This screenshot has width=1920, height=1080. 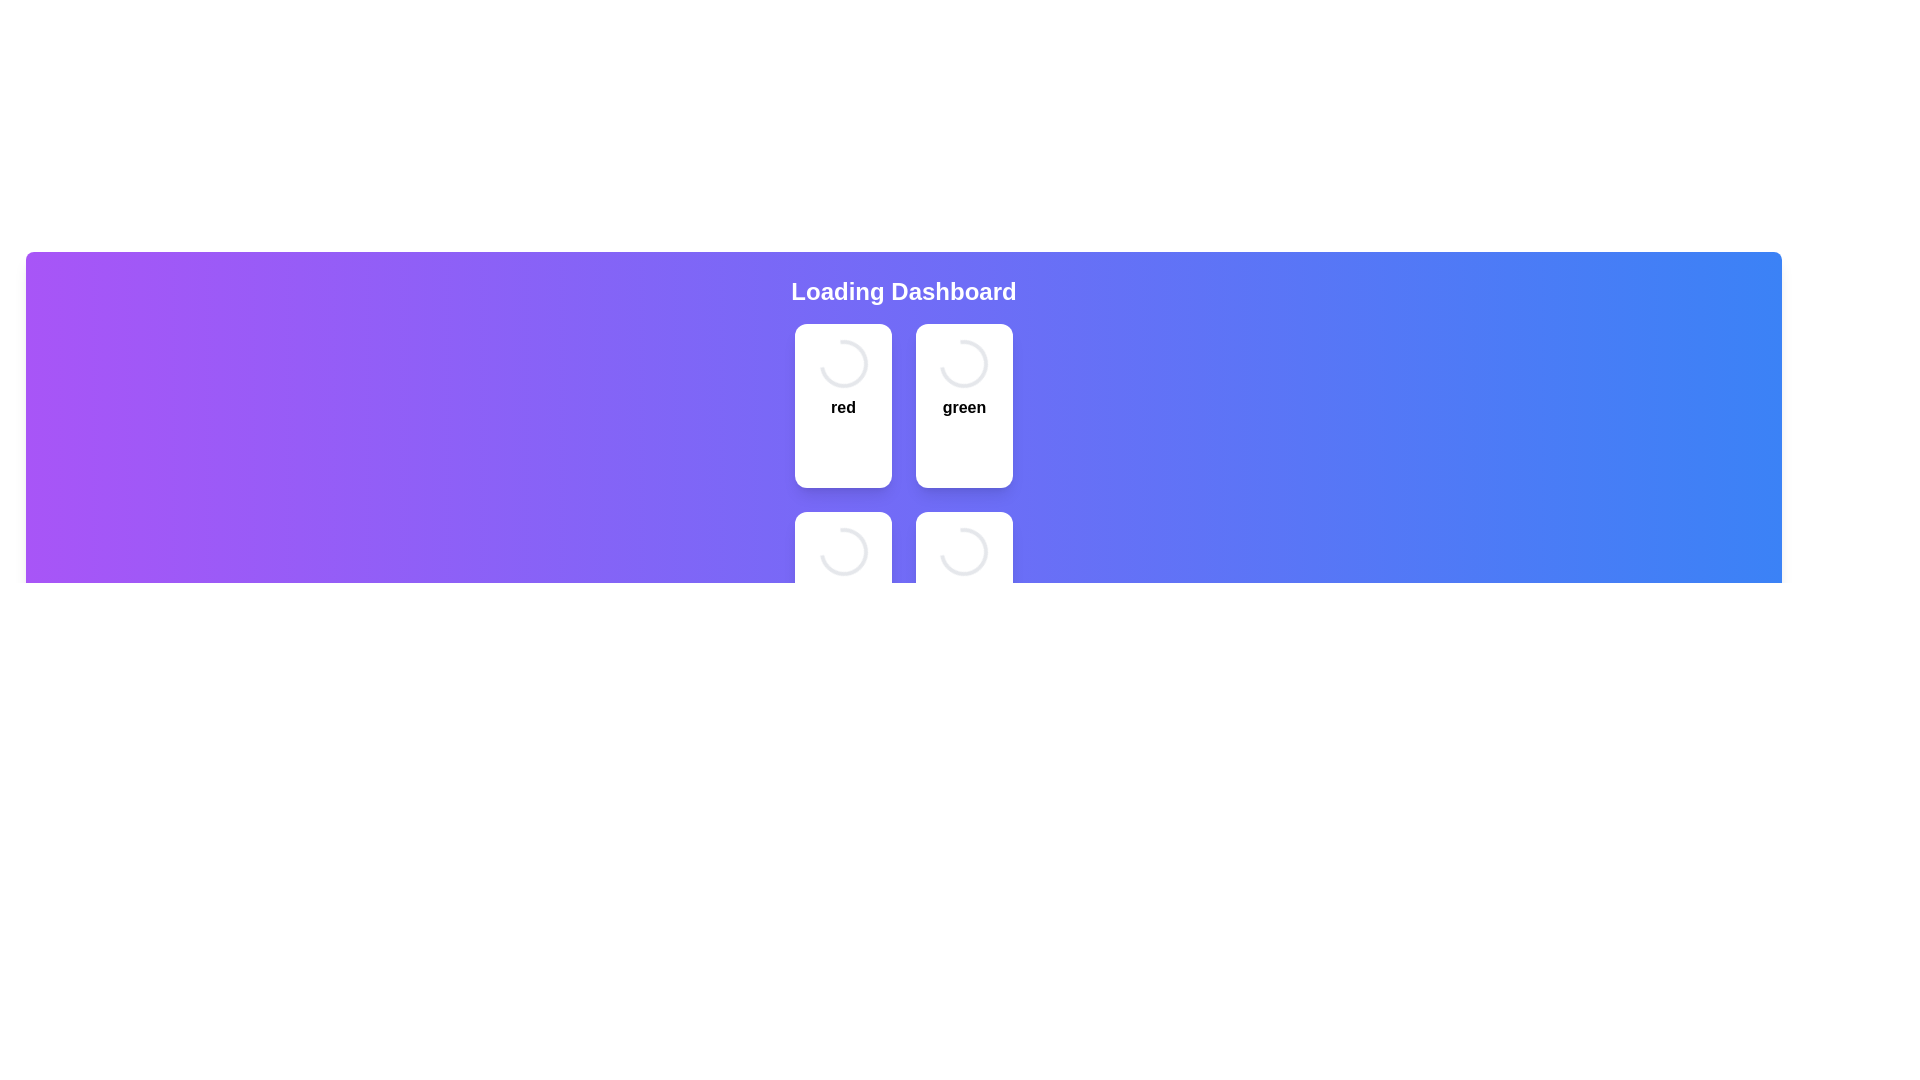 I want to click on the grid layout containing loading indicators to navigate between items, so click(x=902, y=499).